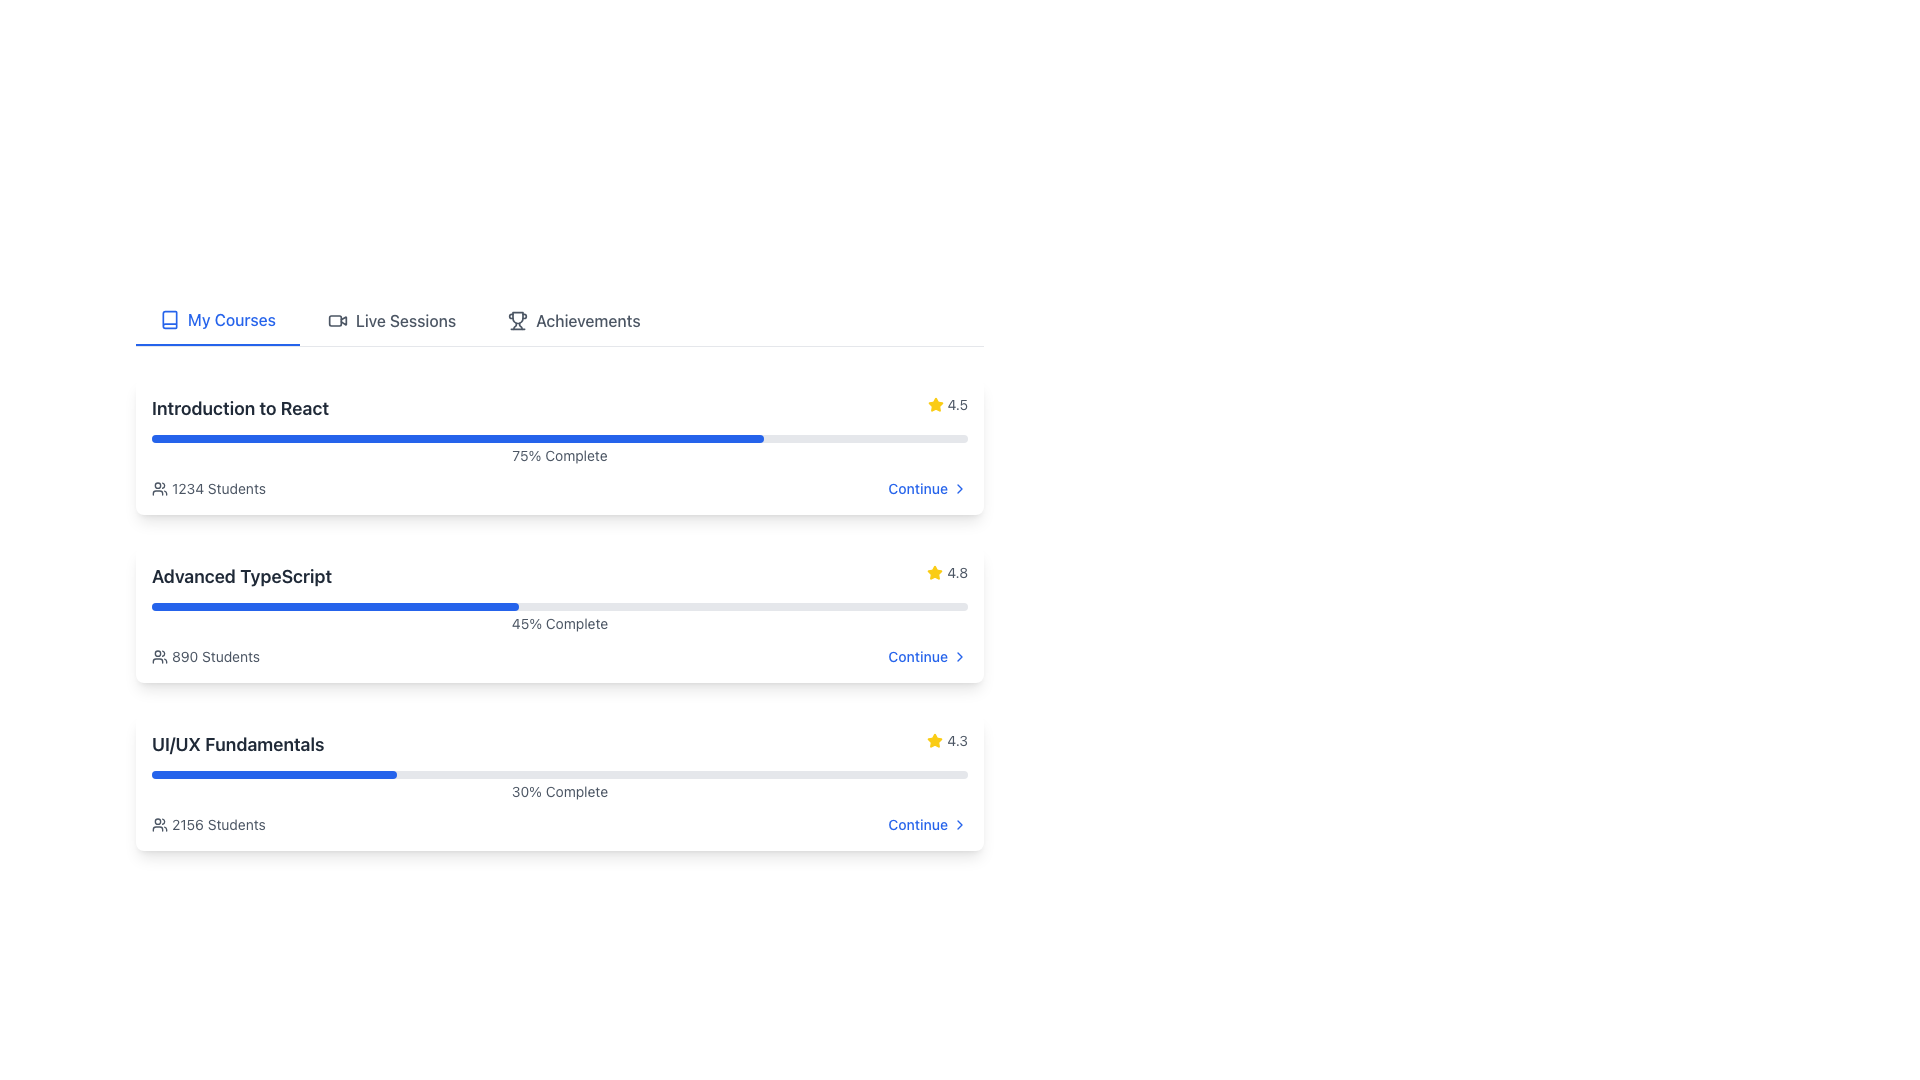  Describe the element at coordinates (169, 319) in the screenshot. I see `the small book icon located to the far left of the navigation bar, adjacent to the 'My Courses' label` at that location.